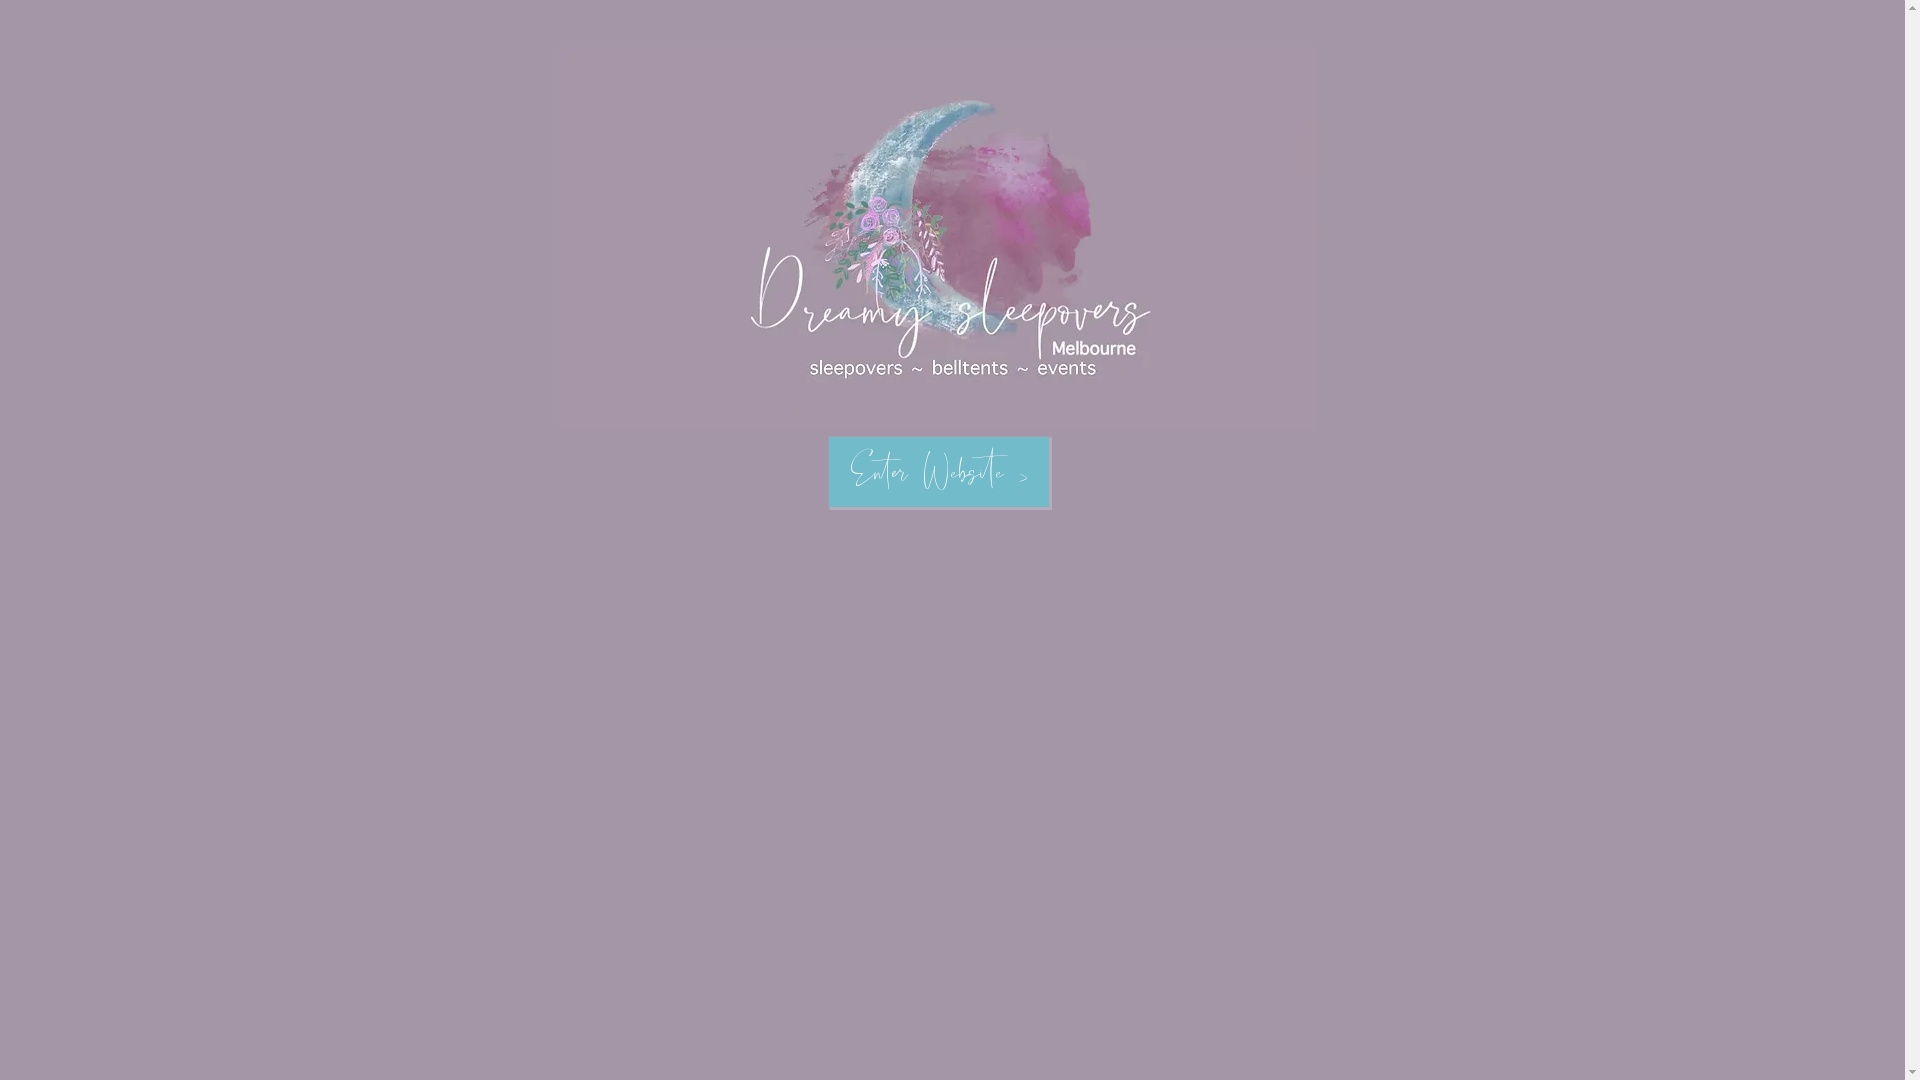 This screenshot has width=1920, height=1080. I want to click on 'Enter Website >', so click(936, 471).